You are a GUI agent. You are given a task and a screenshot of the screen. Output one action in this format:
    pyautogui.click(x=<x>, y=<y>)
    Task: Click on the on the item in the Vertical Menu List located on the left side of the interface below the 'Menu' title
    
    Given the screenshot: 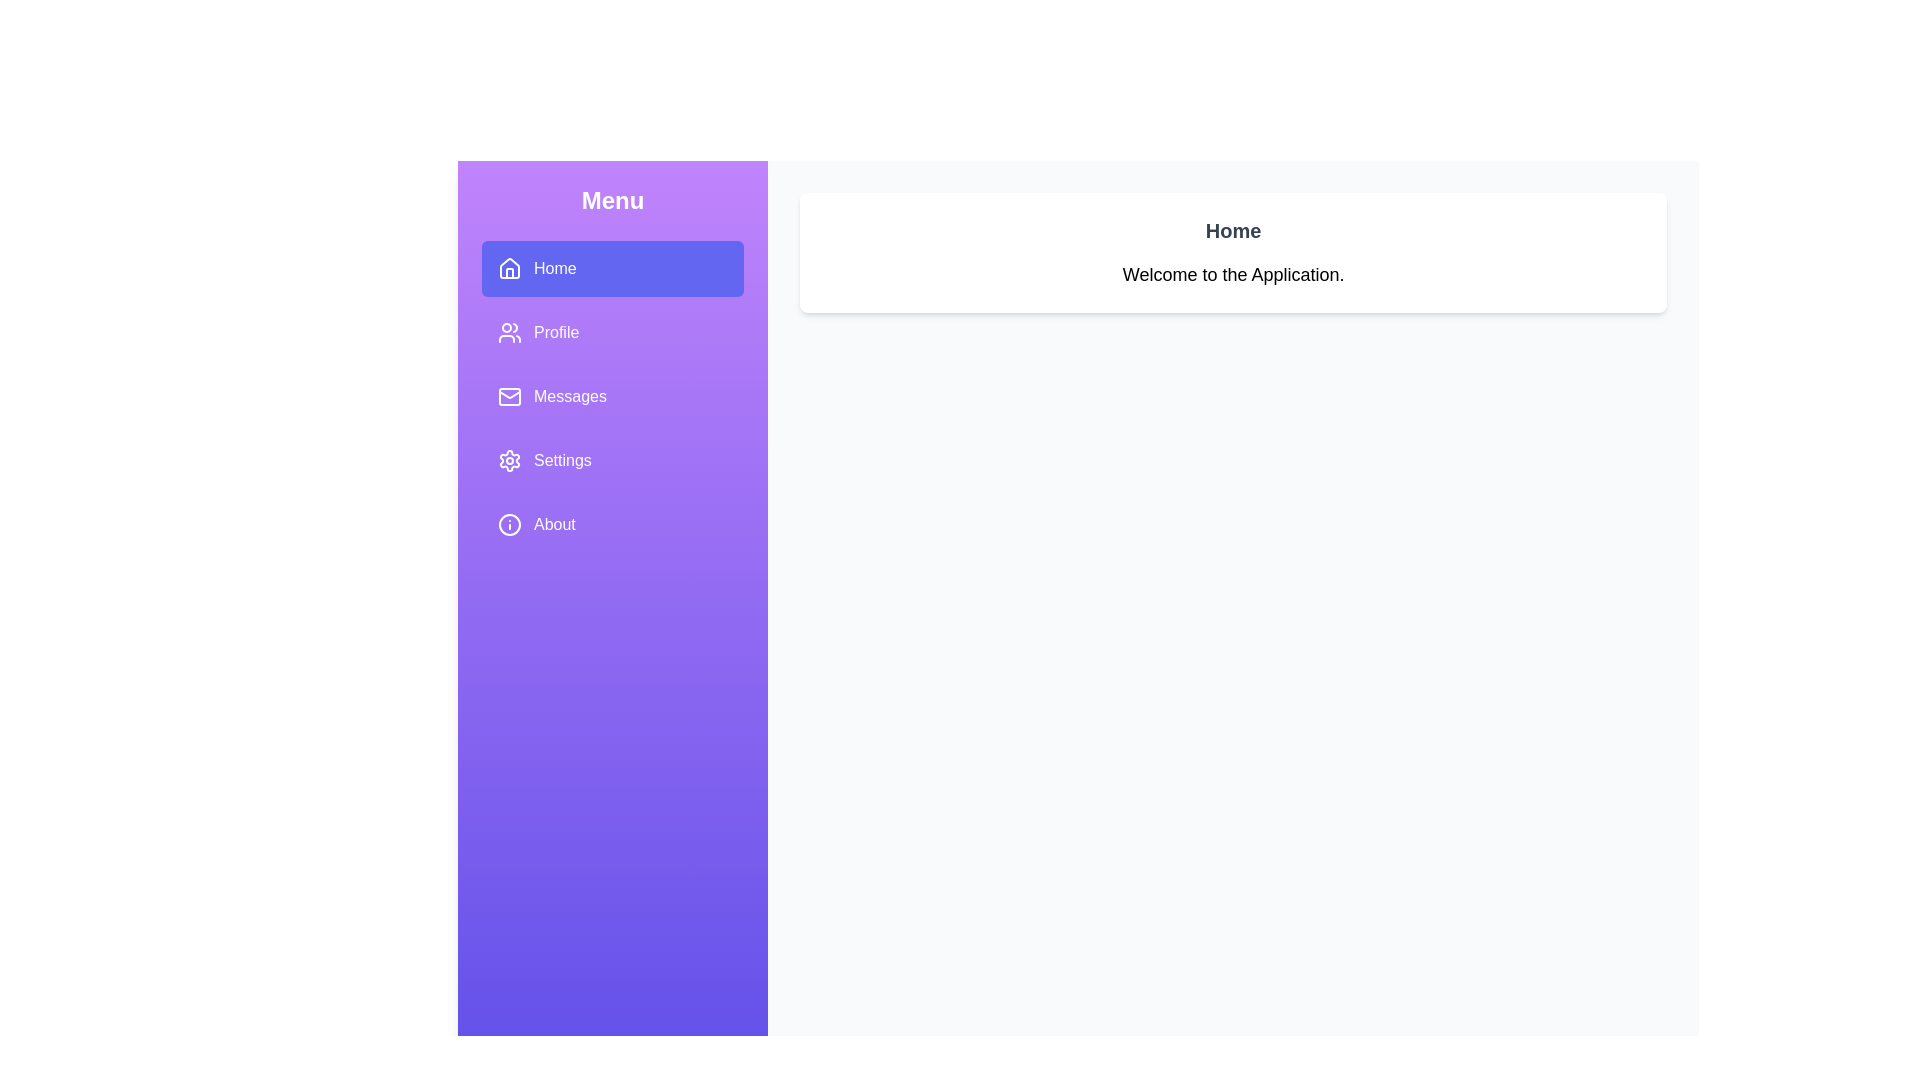 What is the action you would take?
    pyautogui.click(x=612, y=397)
    